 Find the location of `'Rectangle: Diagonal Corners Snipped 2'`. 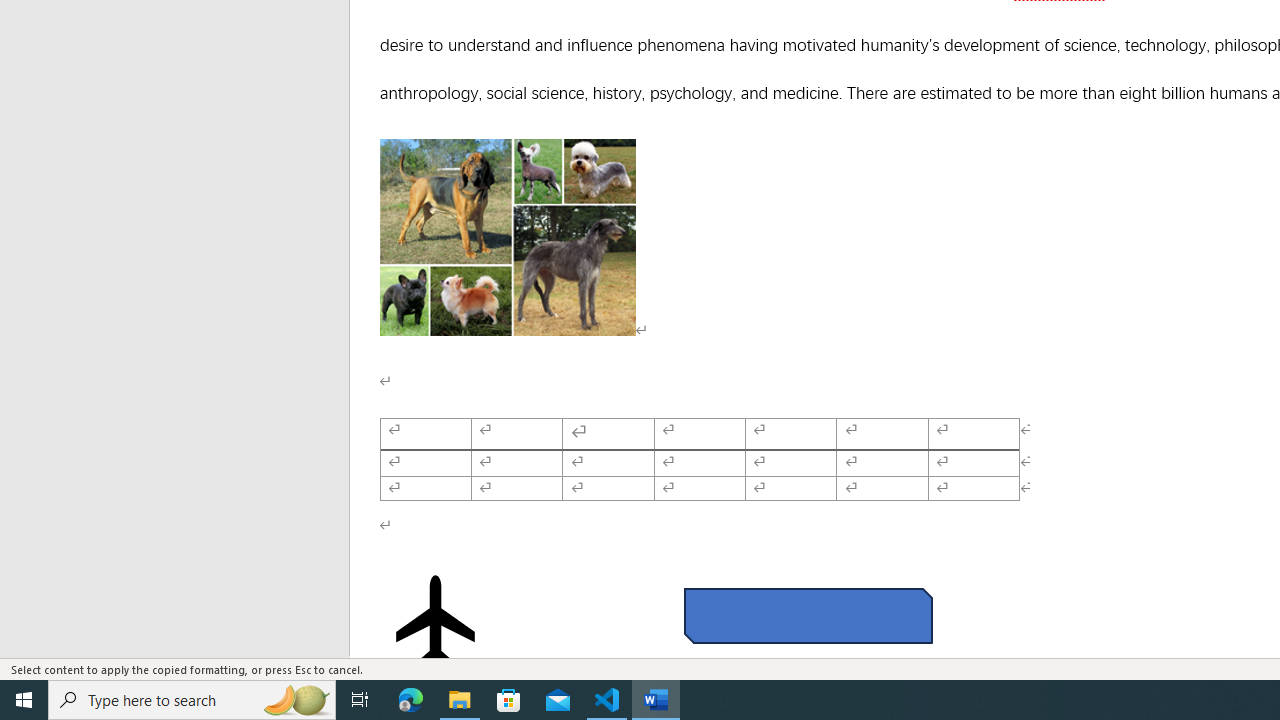

'Rectangle: Diagonal Corners Snipped 2' is located at coordinates (808, 614).